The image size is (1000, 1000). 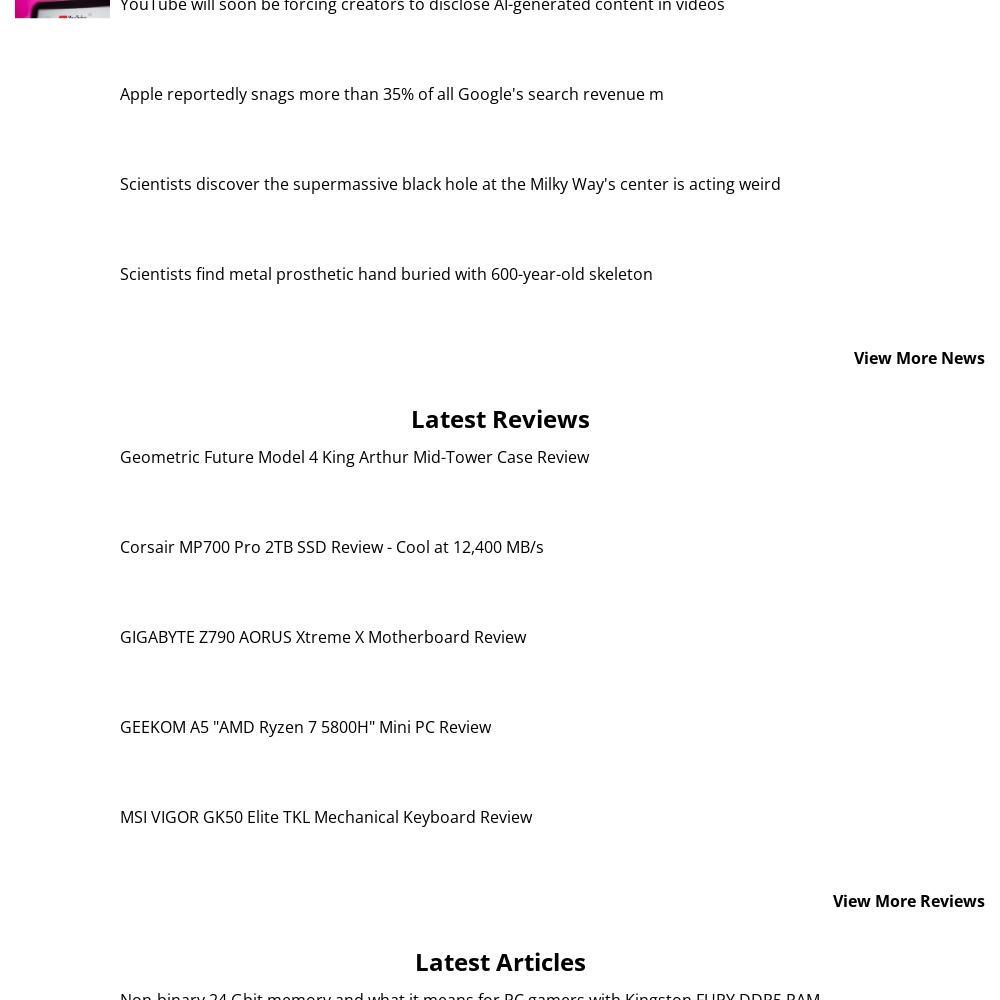 I want to click on 'Scientists find metal prosthetic hand buried with 600-year-old skeleton', so click(x=386, y=273).